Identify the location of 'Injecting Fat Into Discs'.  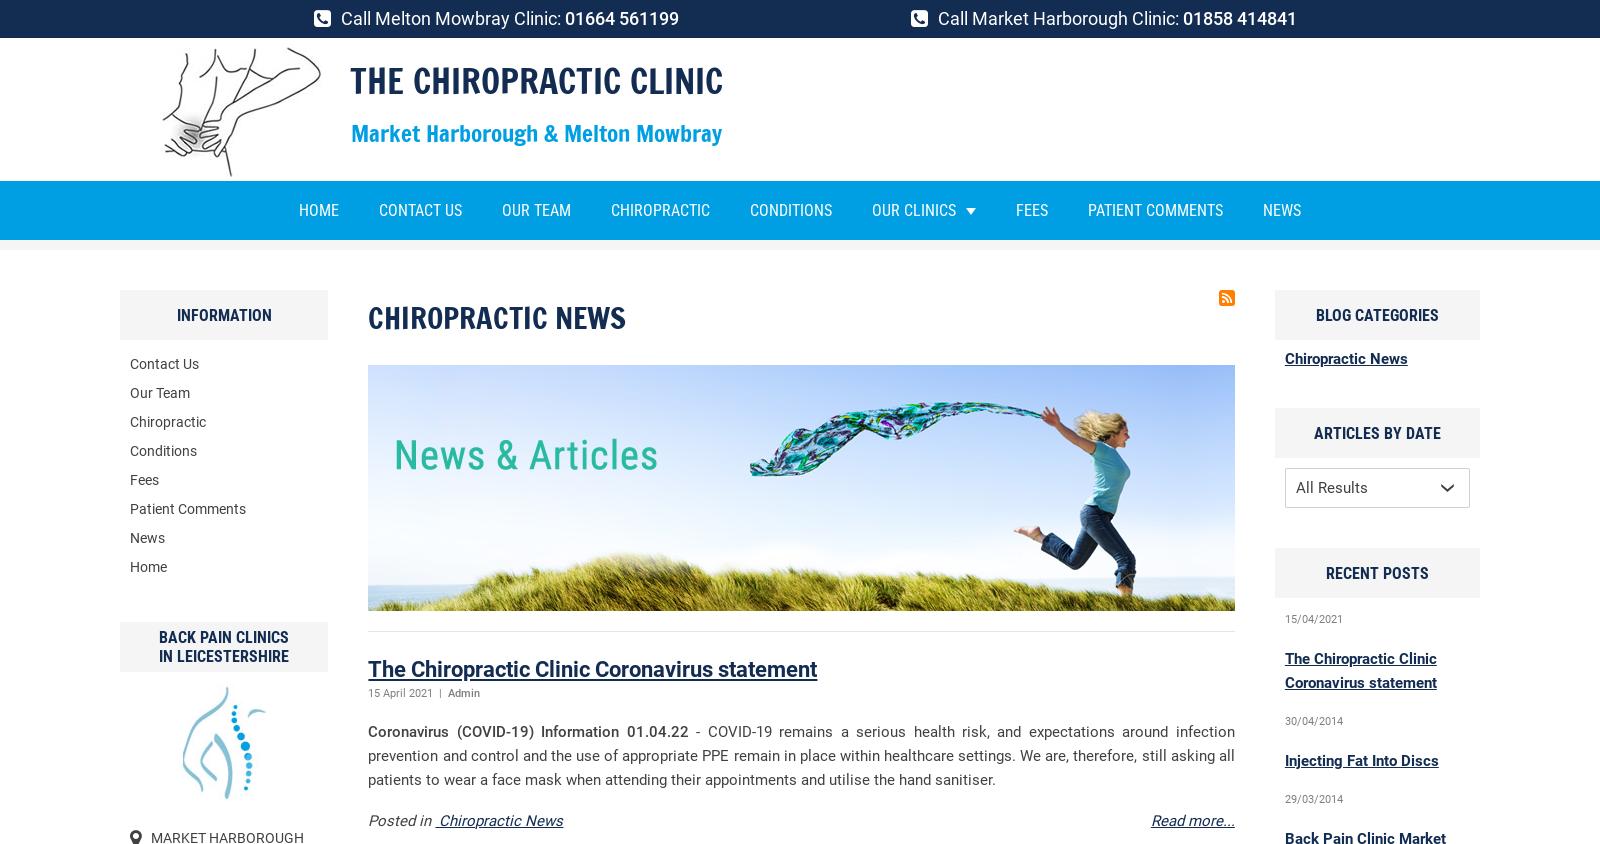
(1359, 761).